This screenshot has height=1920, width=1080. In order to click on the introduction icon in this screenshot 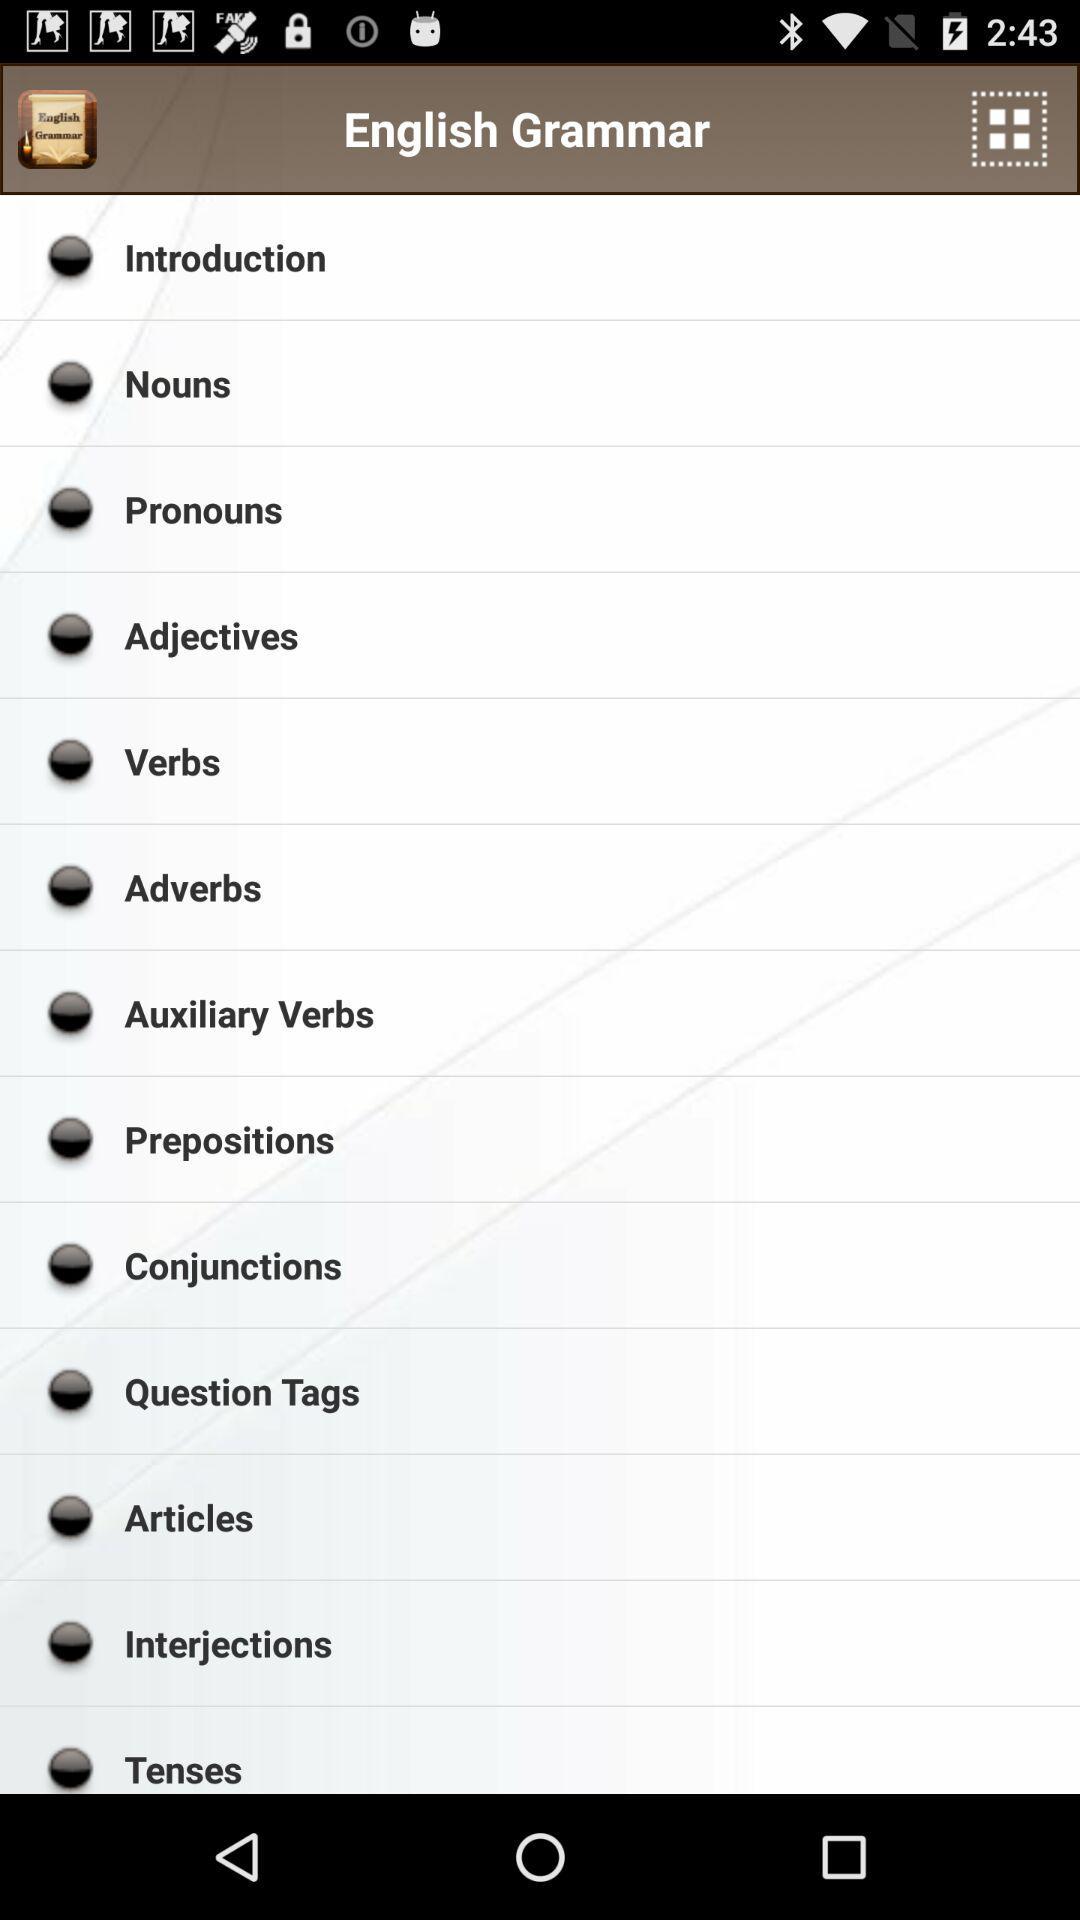, I will do `click(594, 256)`.